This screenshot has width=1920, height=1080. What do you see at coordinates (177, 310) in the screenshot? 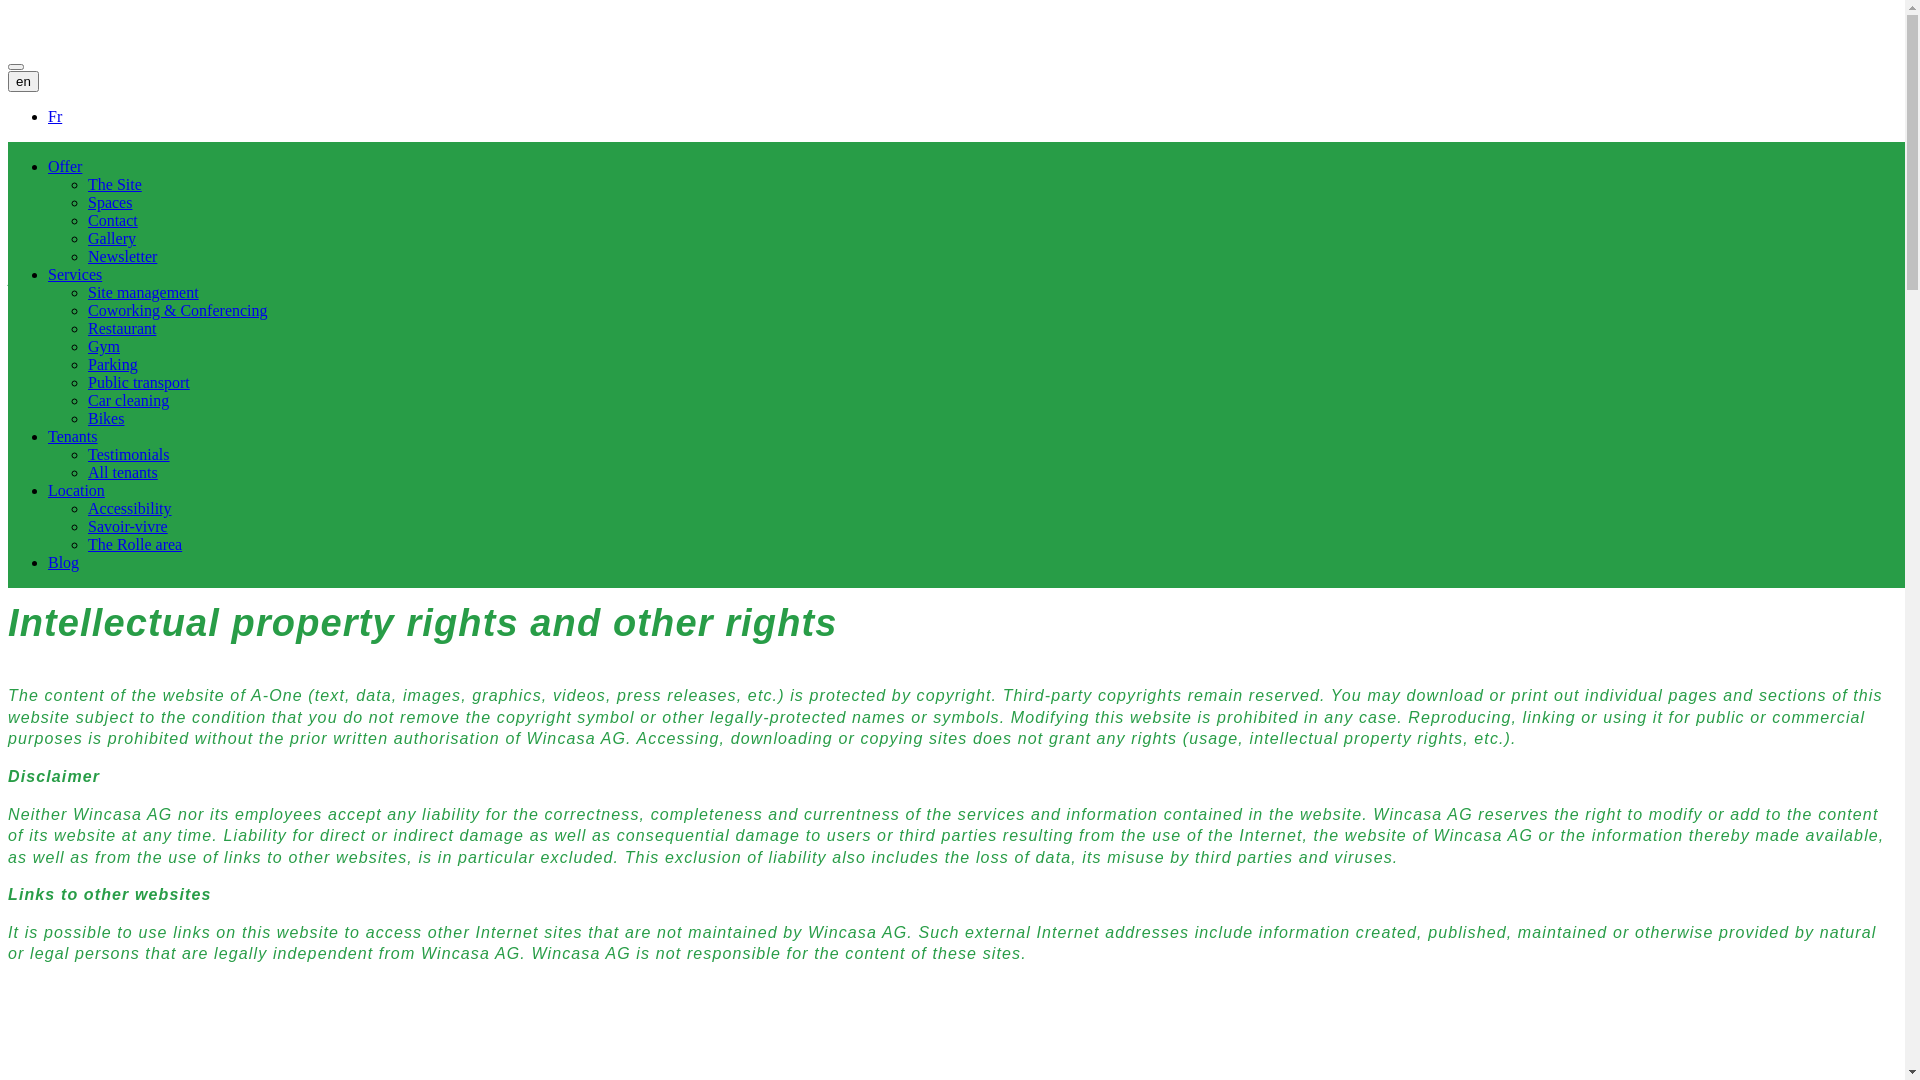
I see `'Coworking & Conferencing'` at bounding box center [177, 310].